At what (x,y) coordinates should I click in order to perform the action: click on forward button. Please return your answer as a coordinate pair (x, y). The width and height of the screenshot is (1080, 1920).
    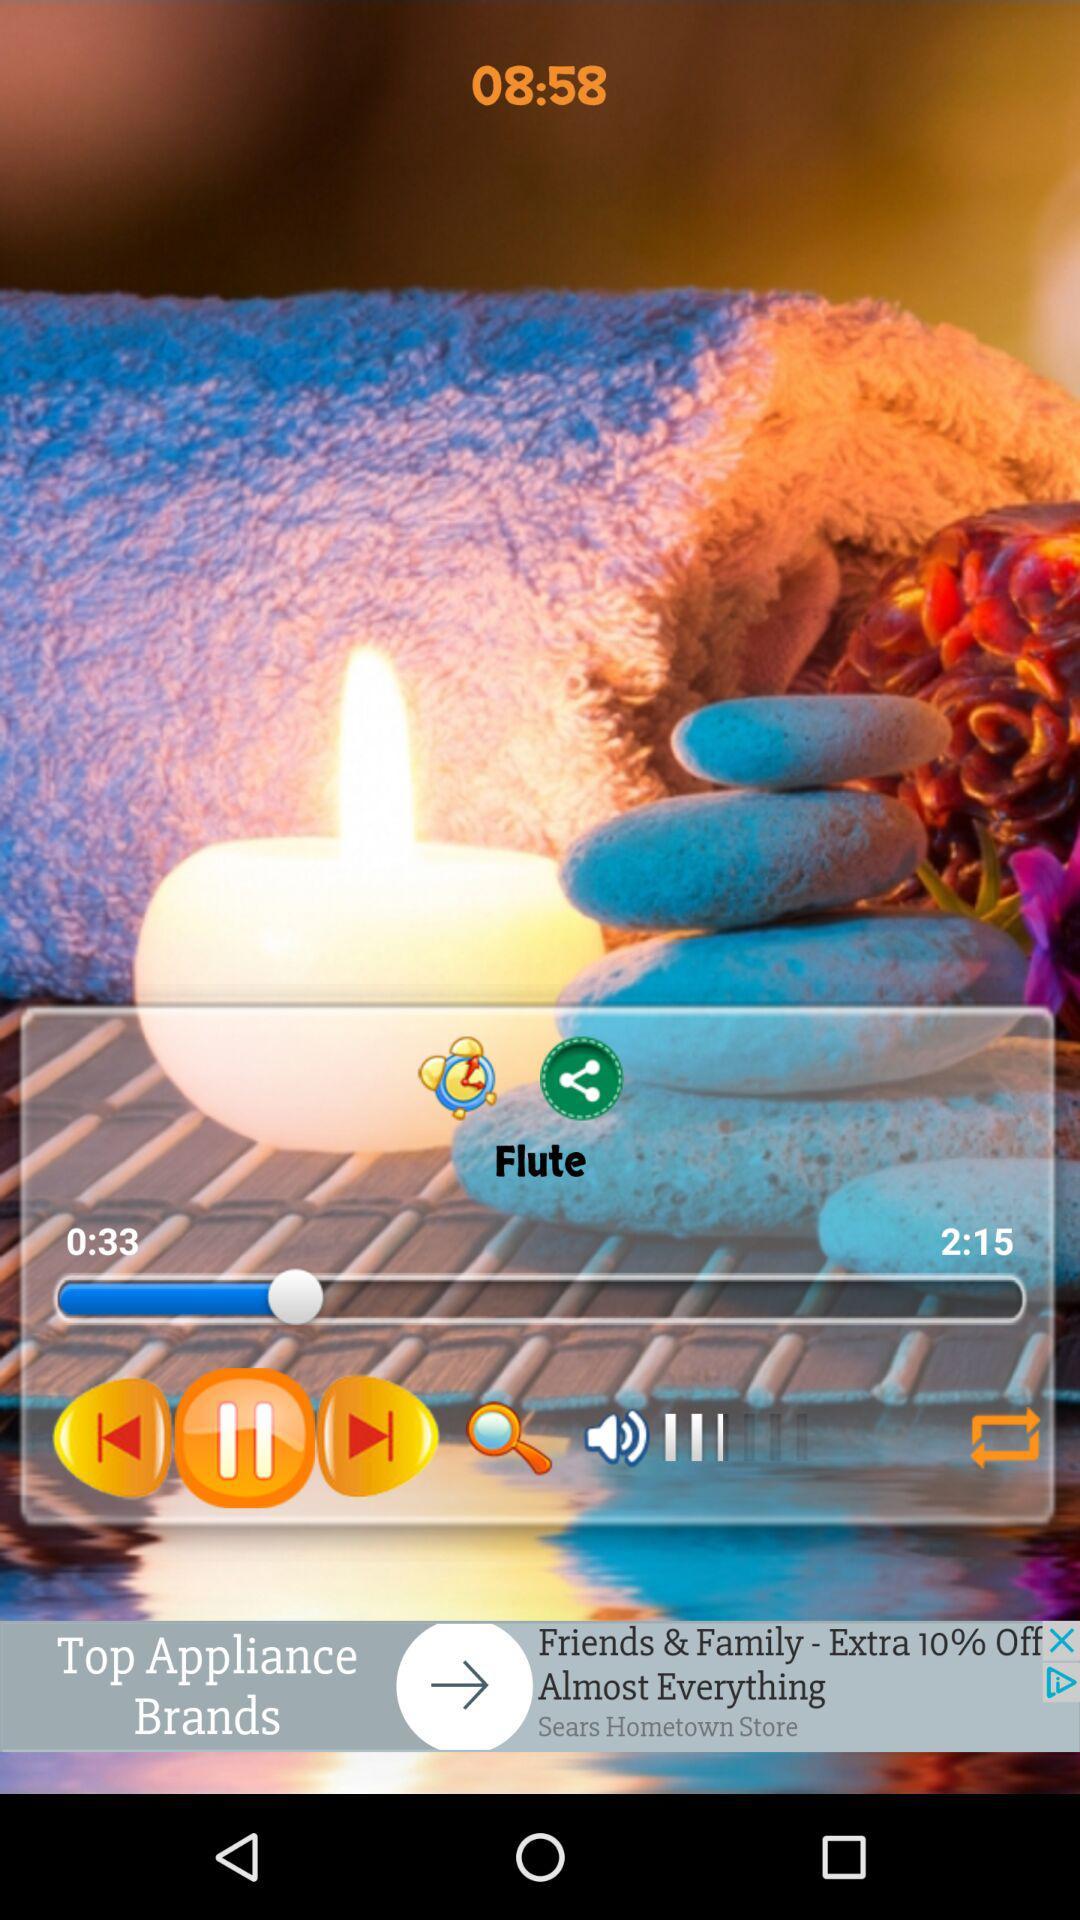
    Looking at the image, I should click on (377, 1436).